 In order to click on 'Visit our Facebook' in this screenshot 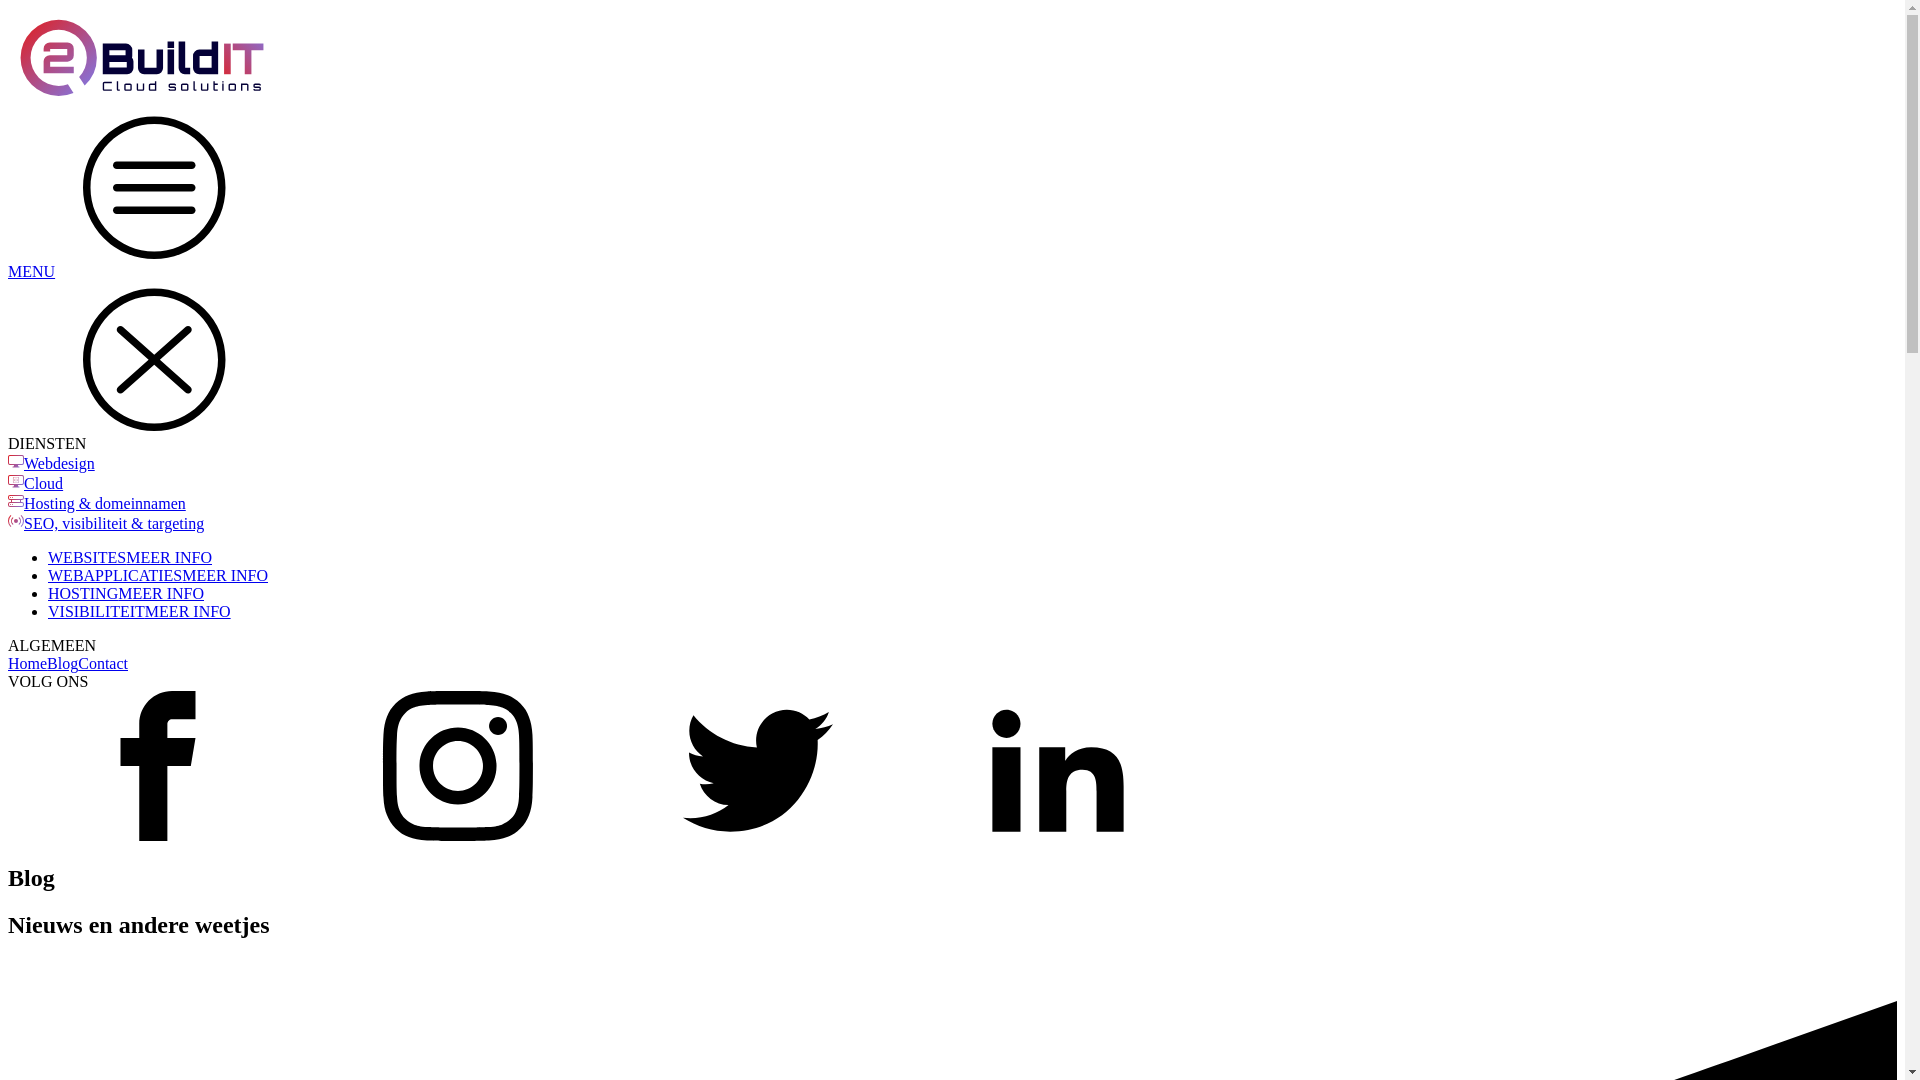, I will do `click(157, 835)`.